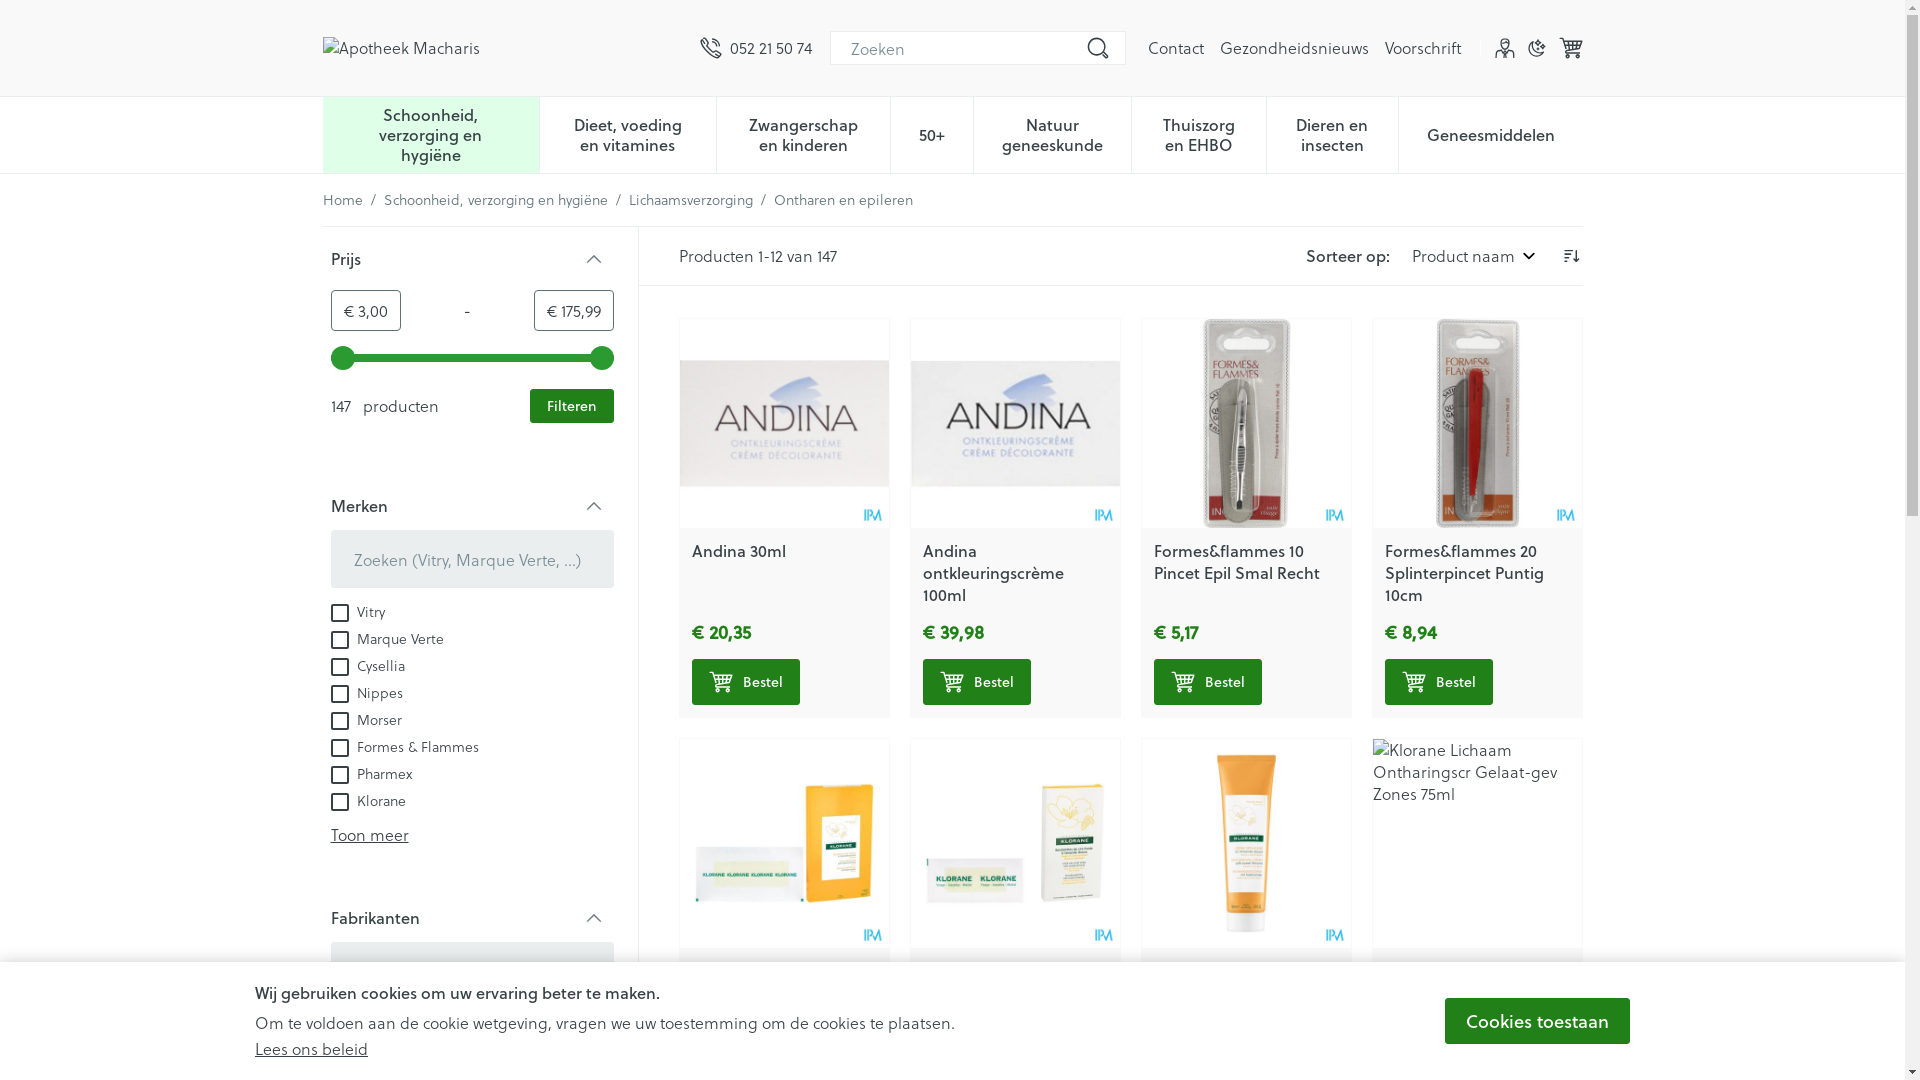 The image size is (1920, 1080). Describe the element at coordinates (339, 640) in the screenshot. I see `'on'` at that location.